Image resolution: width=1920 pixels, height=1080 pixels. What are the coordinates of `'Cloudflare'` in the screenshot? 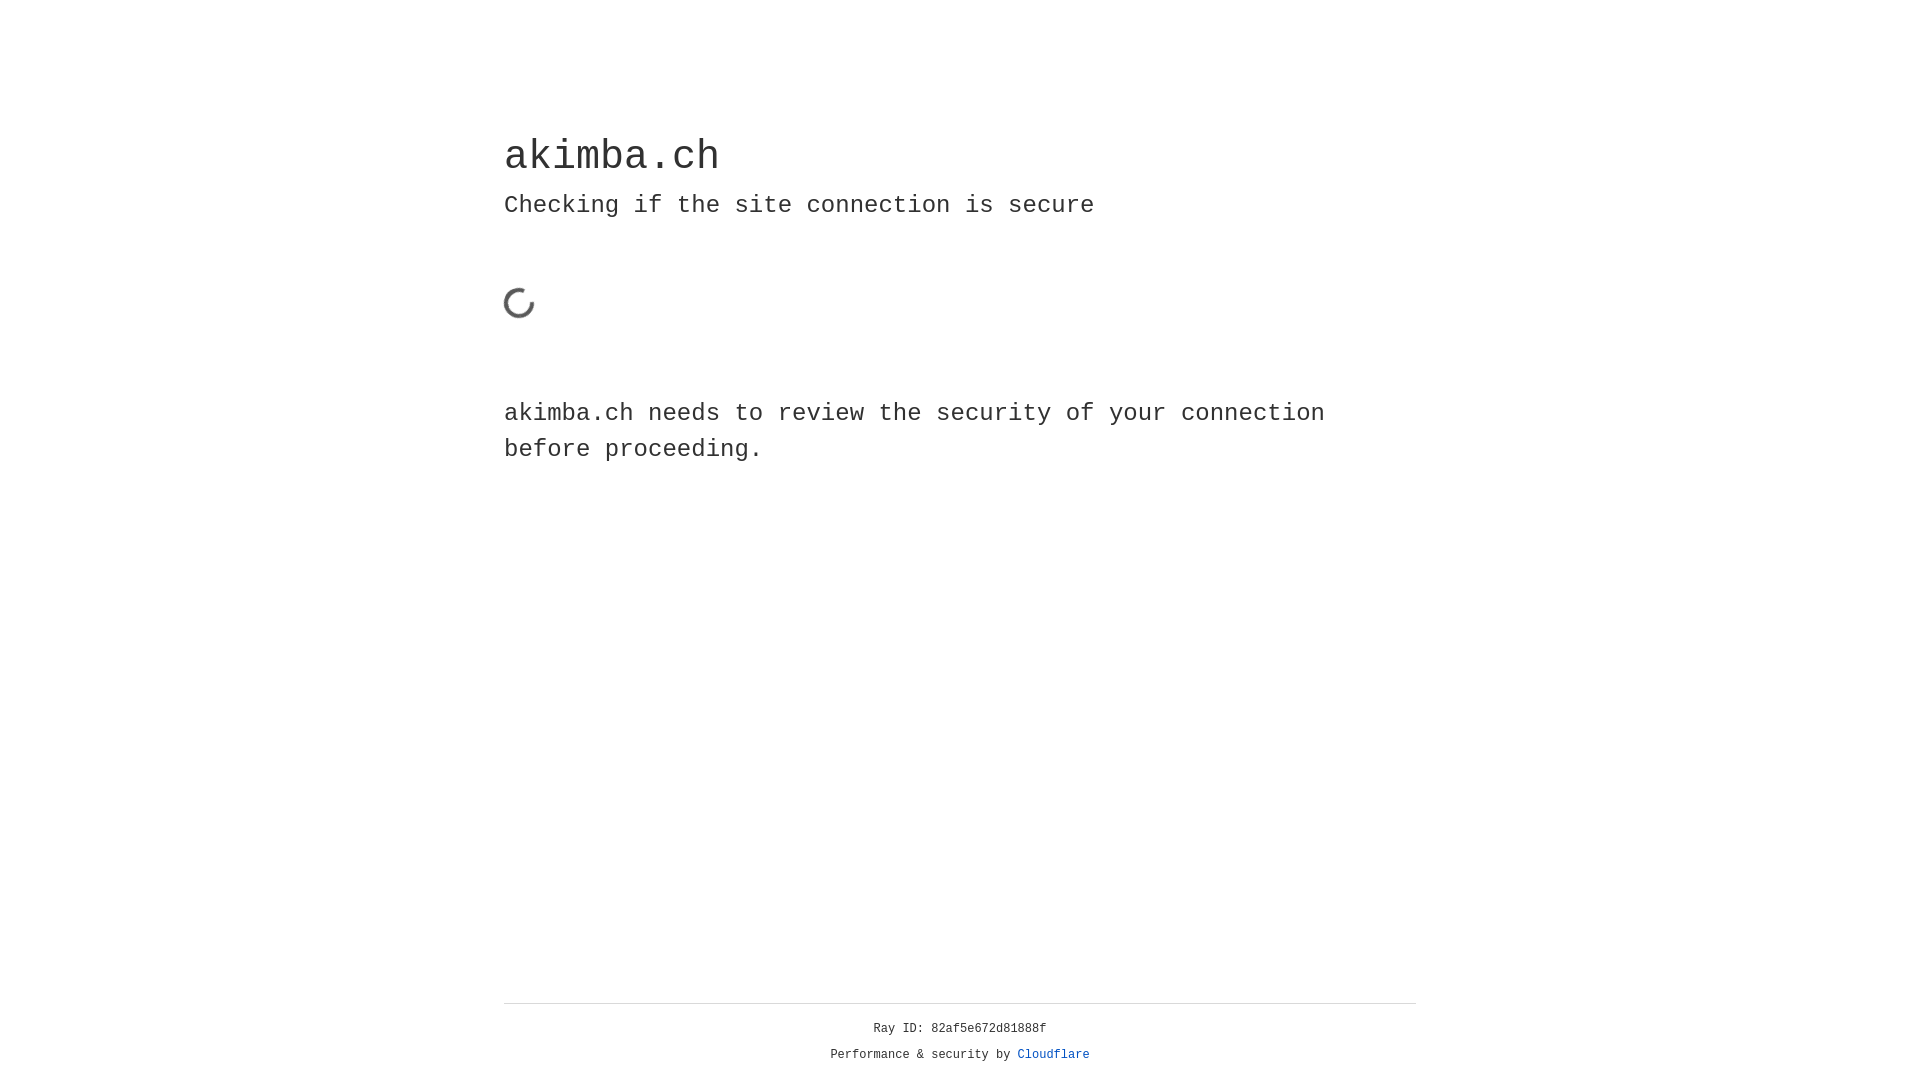 It's located at (1017, 1054).